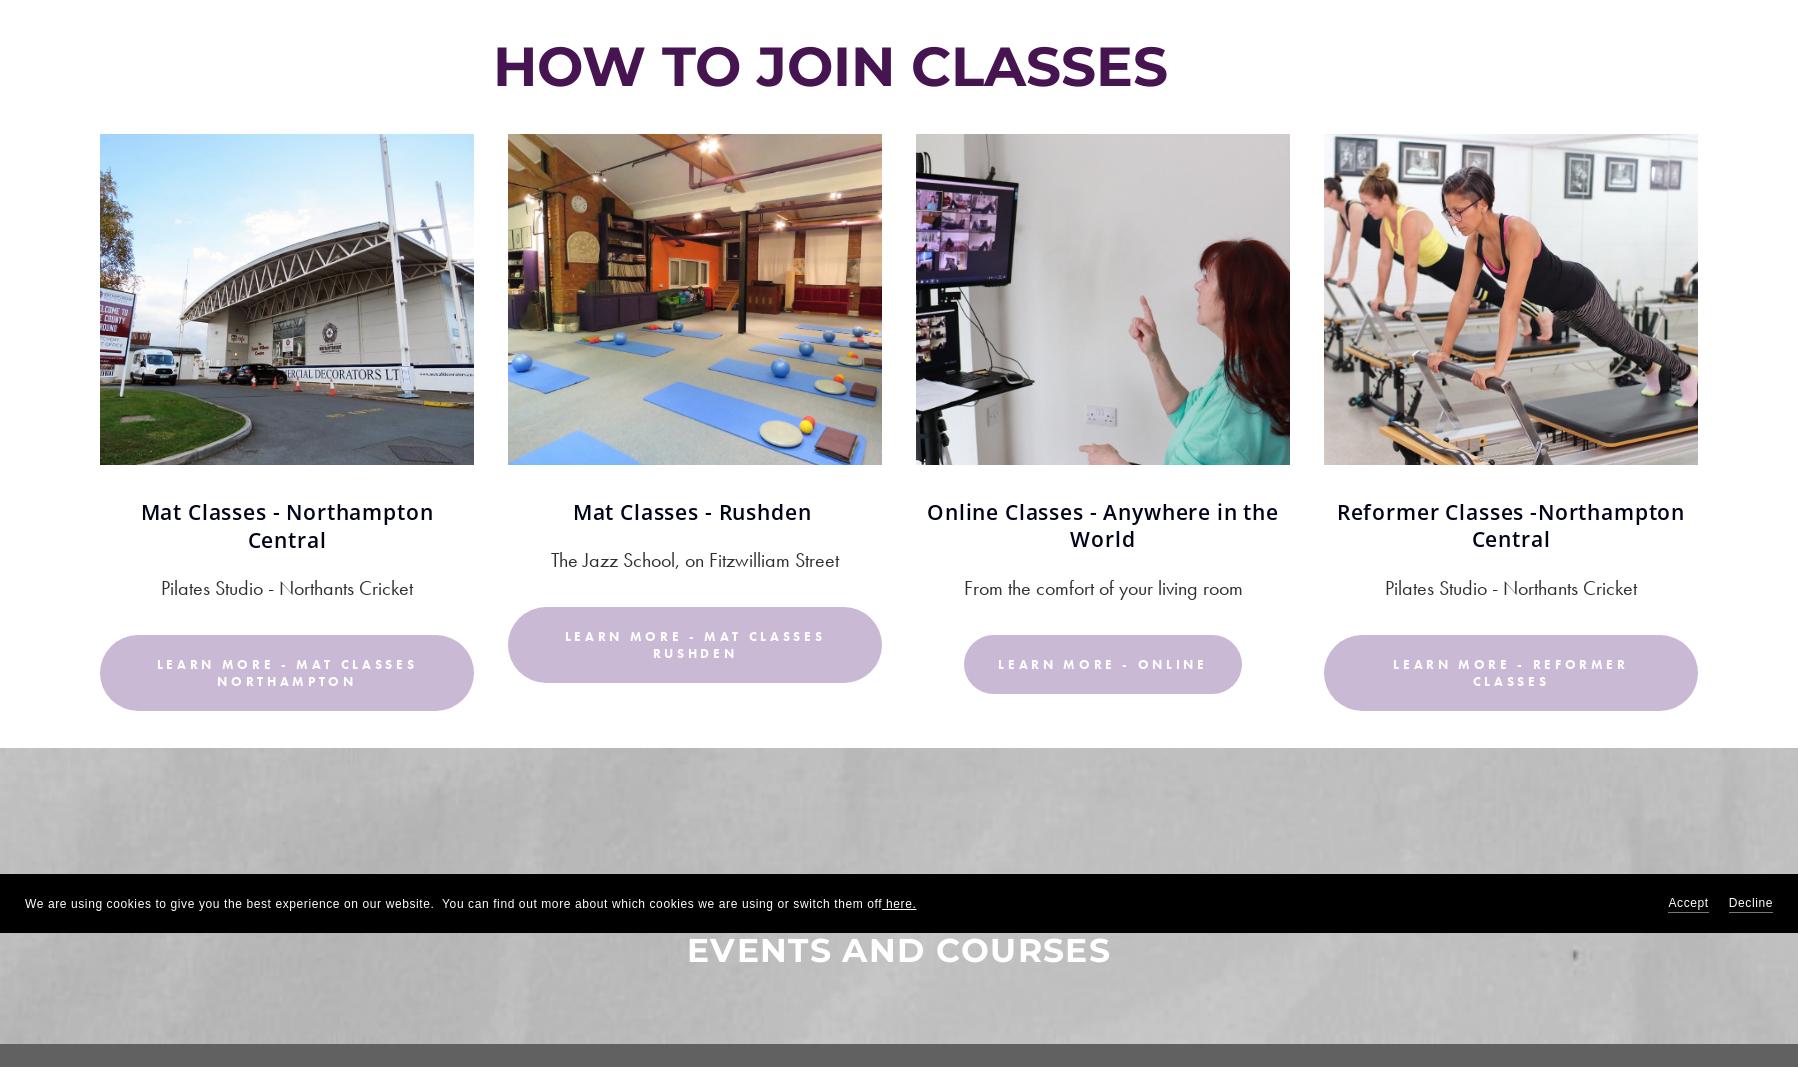 The width and height of the screenshot is (1798, 1067). Describe the element at coordinates (1750, 903) in the screenshot. I see `'Decline'` at that location.